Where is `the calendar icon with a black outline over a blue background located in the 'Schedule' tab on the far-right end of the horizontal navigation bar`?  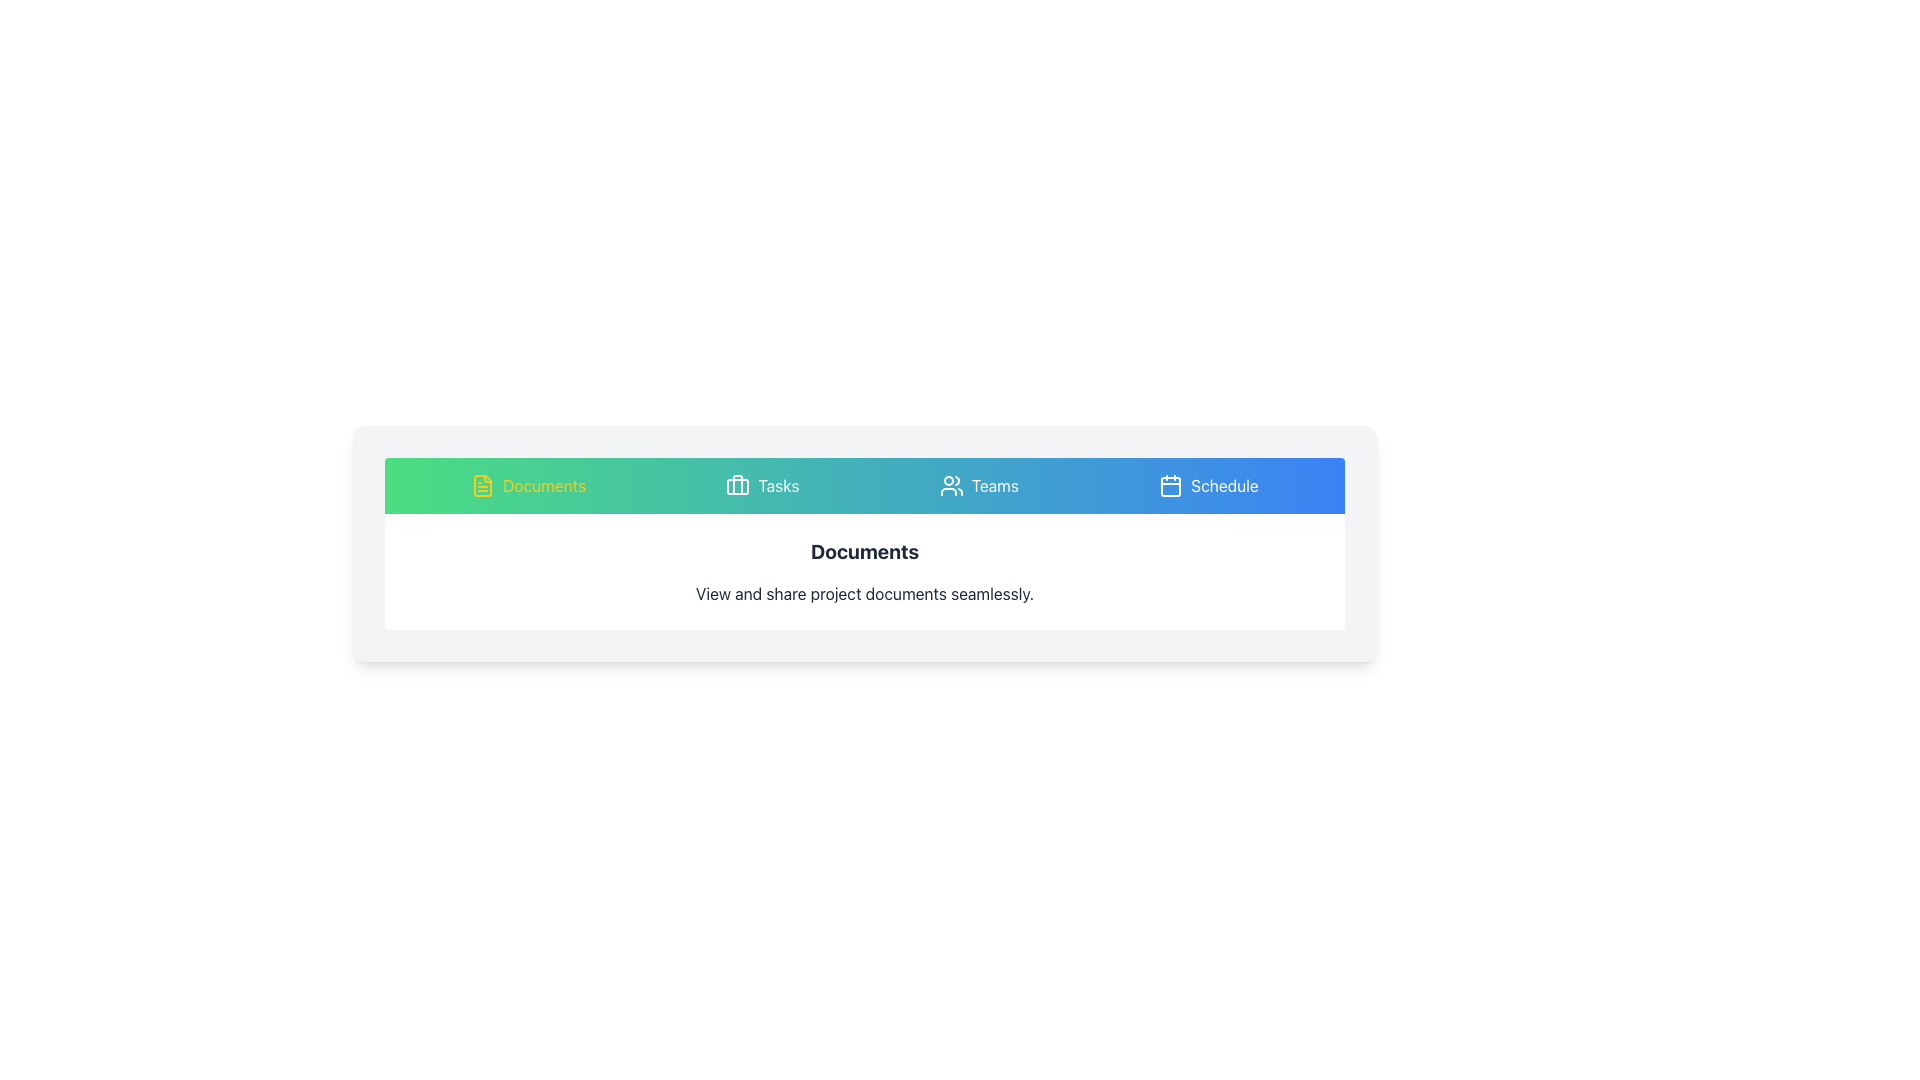 the calendar icon with a black outline over a blue background located in the 'Schedule' tab on the far-right end of the horizontal navigation bar is located at coordinates (1171, 486).